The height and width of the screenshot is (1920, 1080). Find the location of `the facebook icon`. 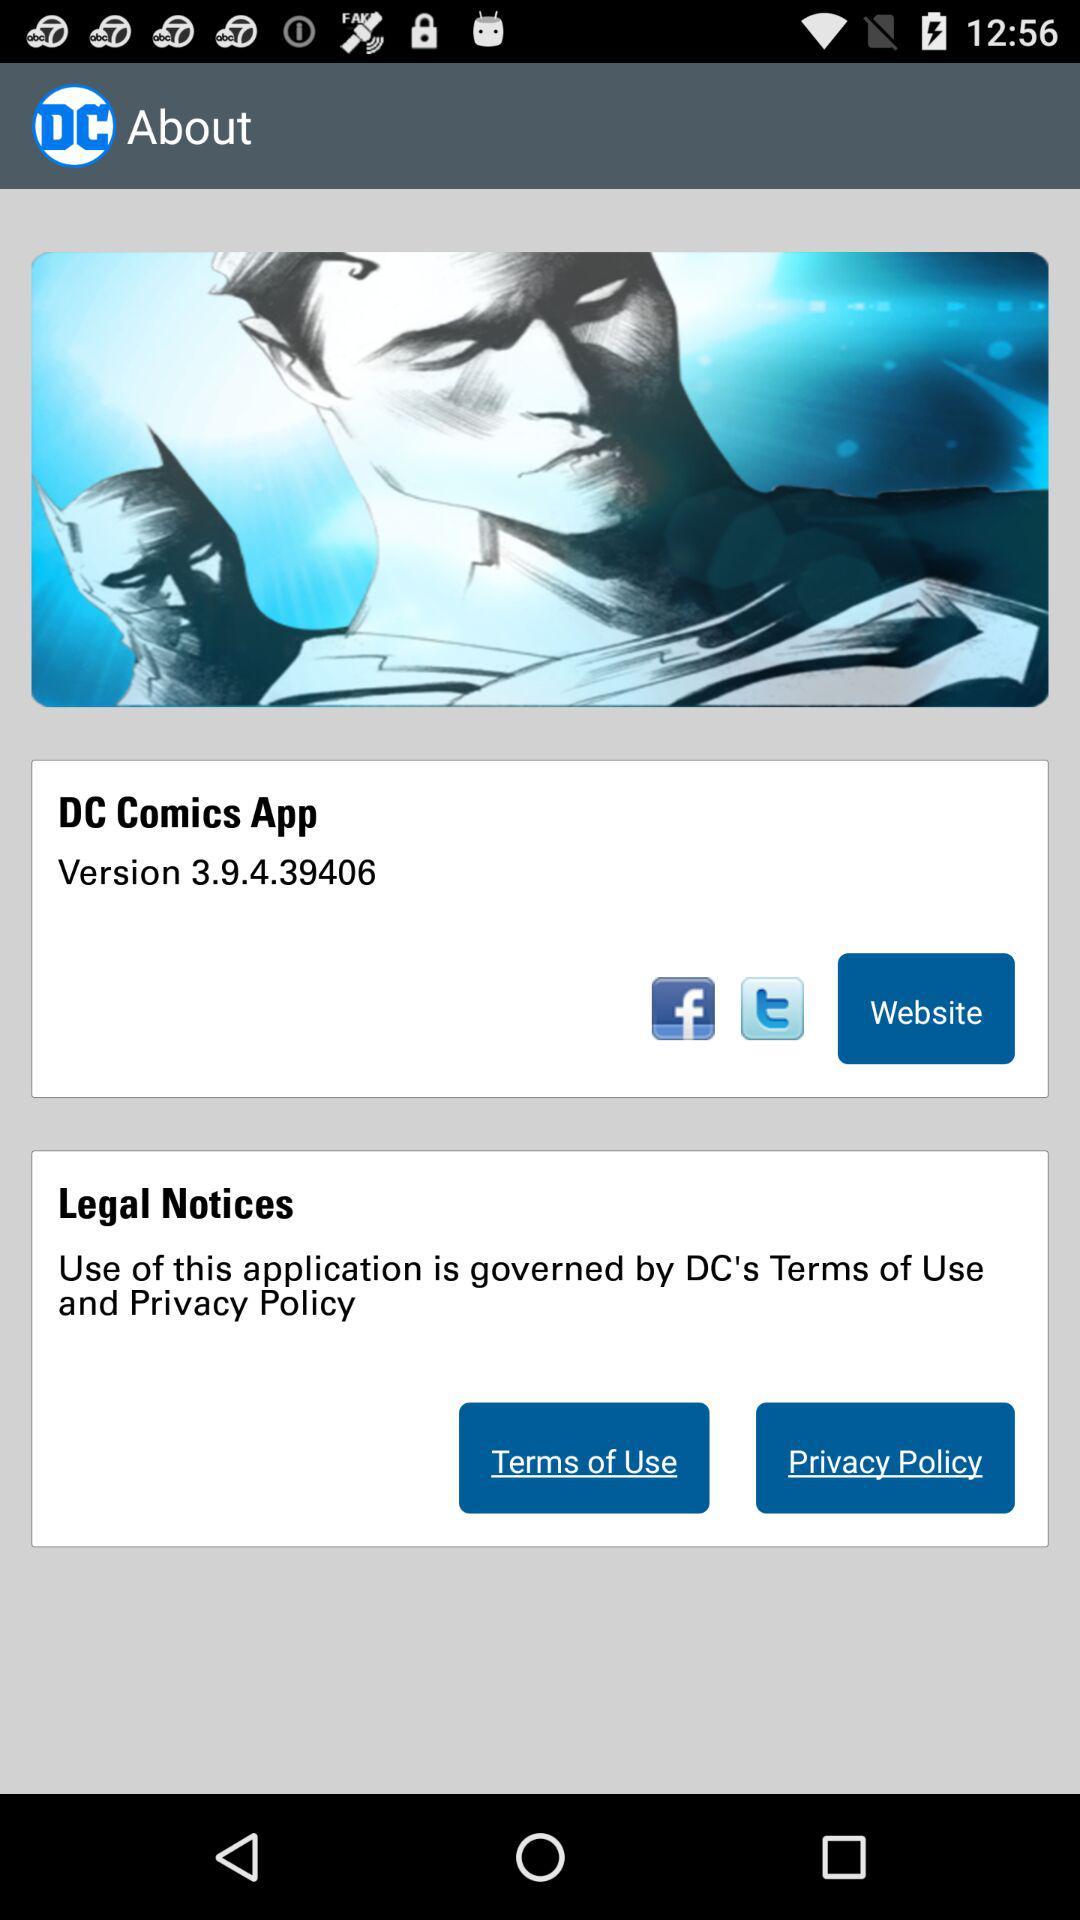

the facebook icon is located at coordinates (682, 1078).